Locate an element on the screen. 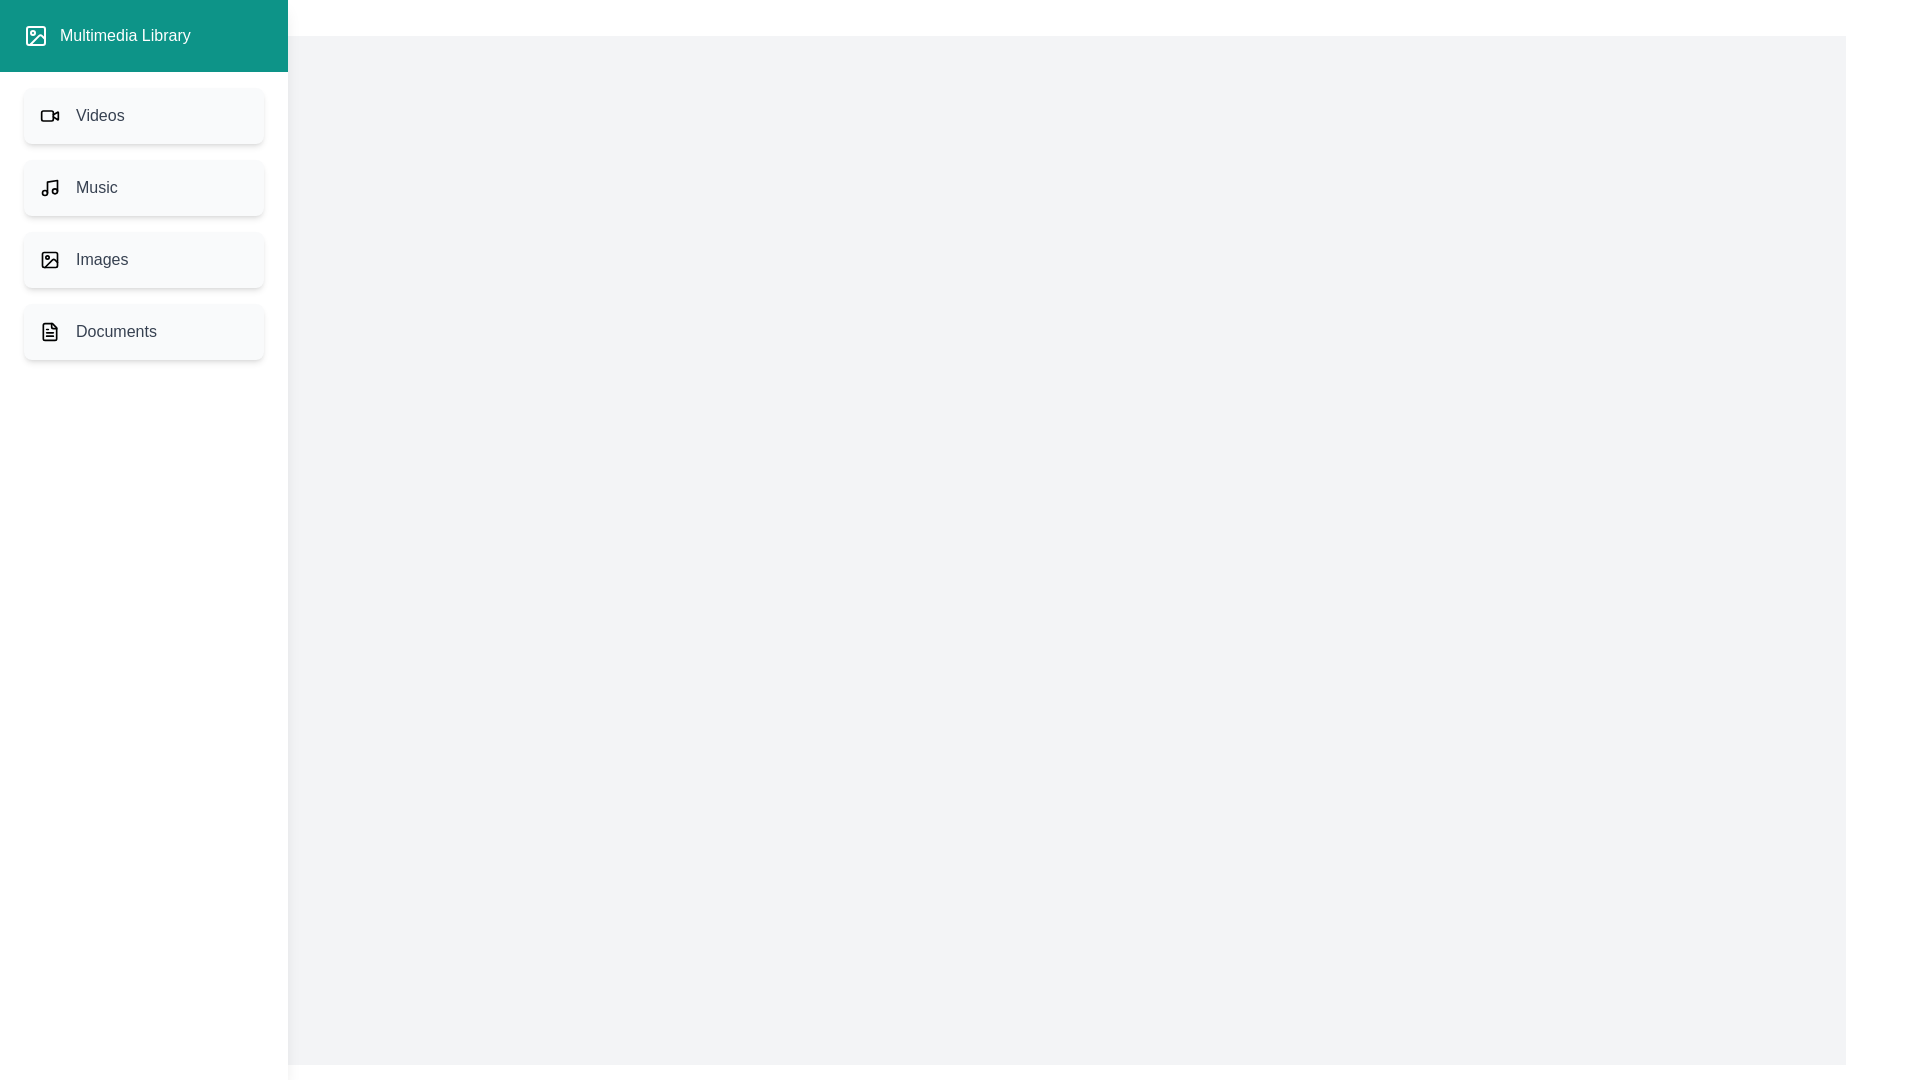  the header of the drawer to inspect it is located at coordinates (143, 35).